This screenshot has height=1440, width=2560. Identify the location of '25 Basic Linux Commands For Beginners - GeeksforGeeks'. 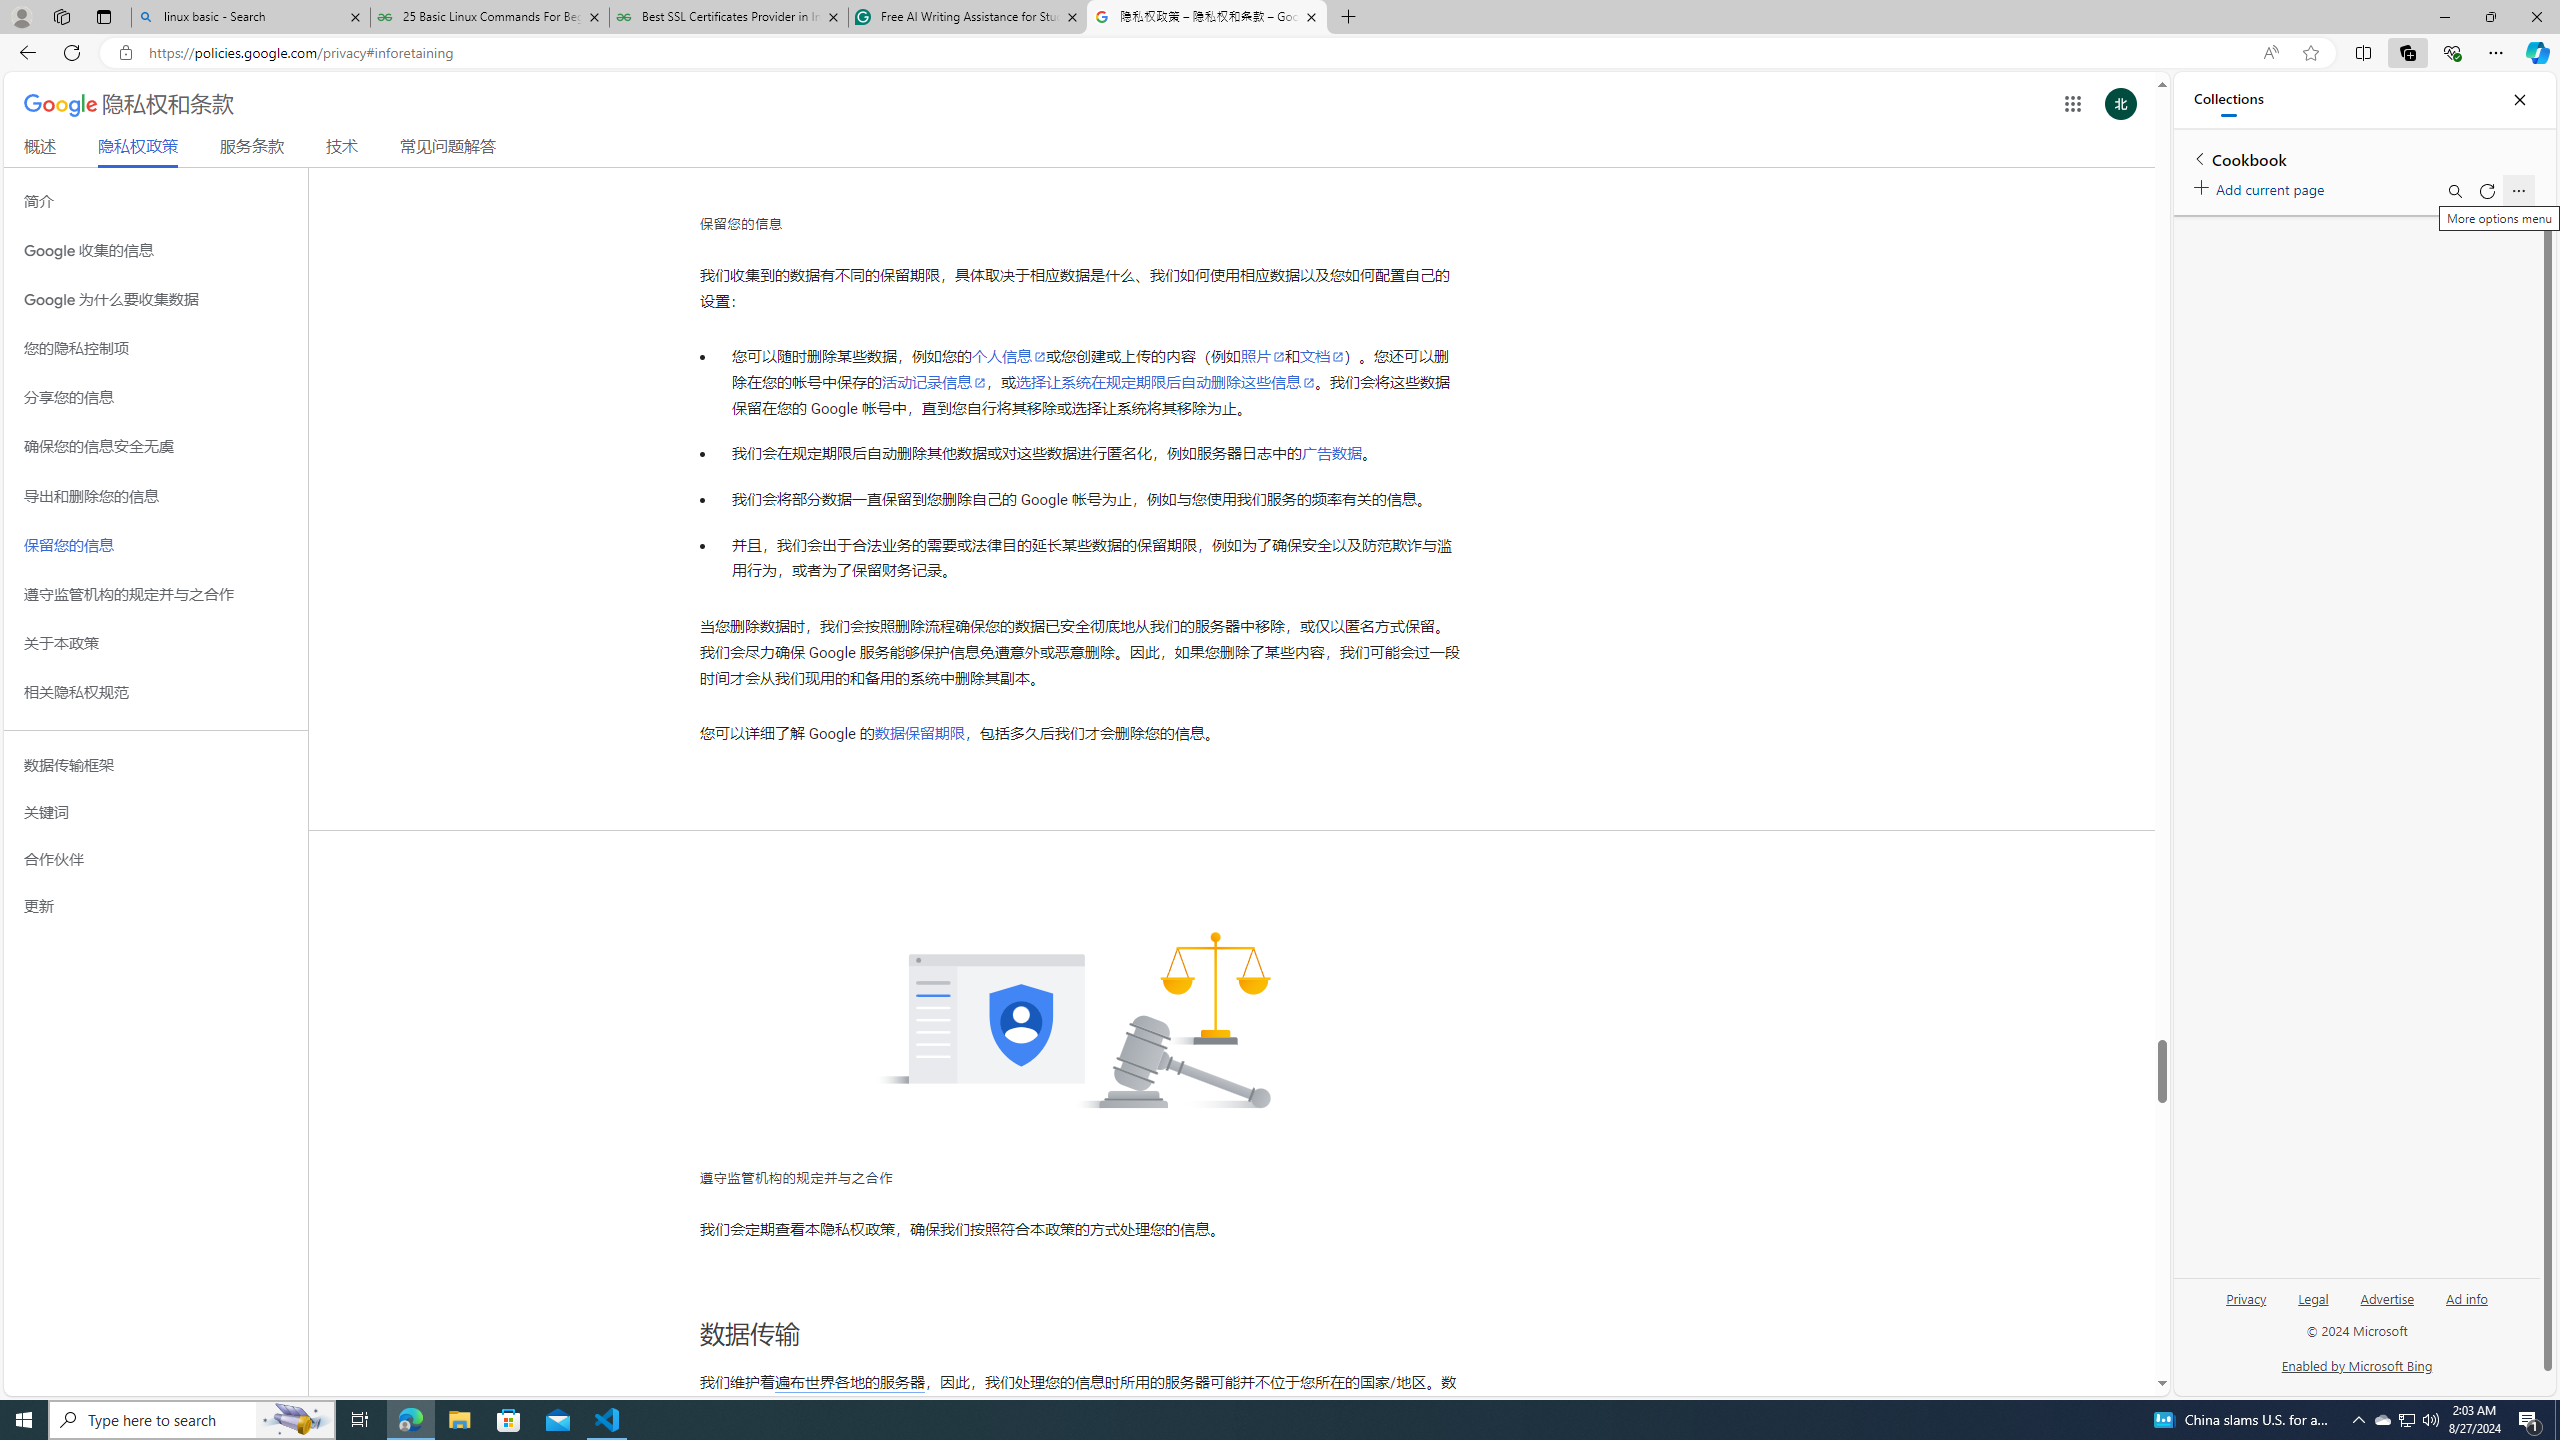
(488, 16).